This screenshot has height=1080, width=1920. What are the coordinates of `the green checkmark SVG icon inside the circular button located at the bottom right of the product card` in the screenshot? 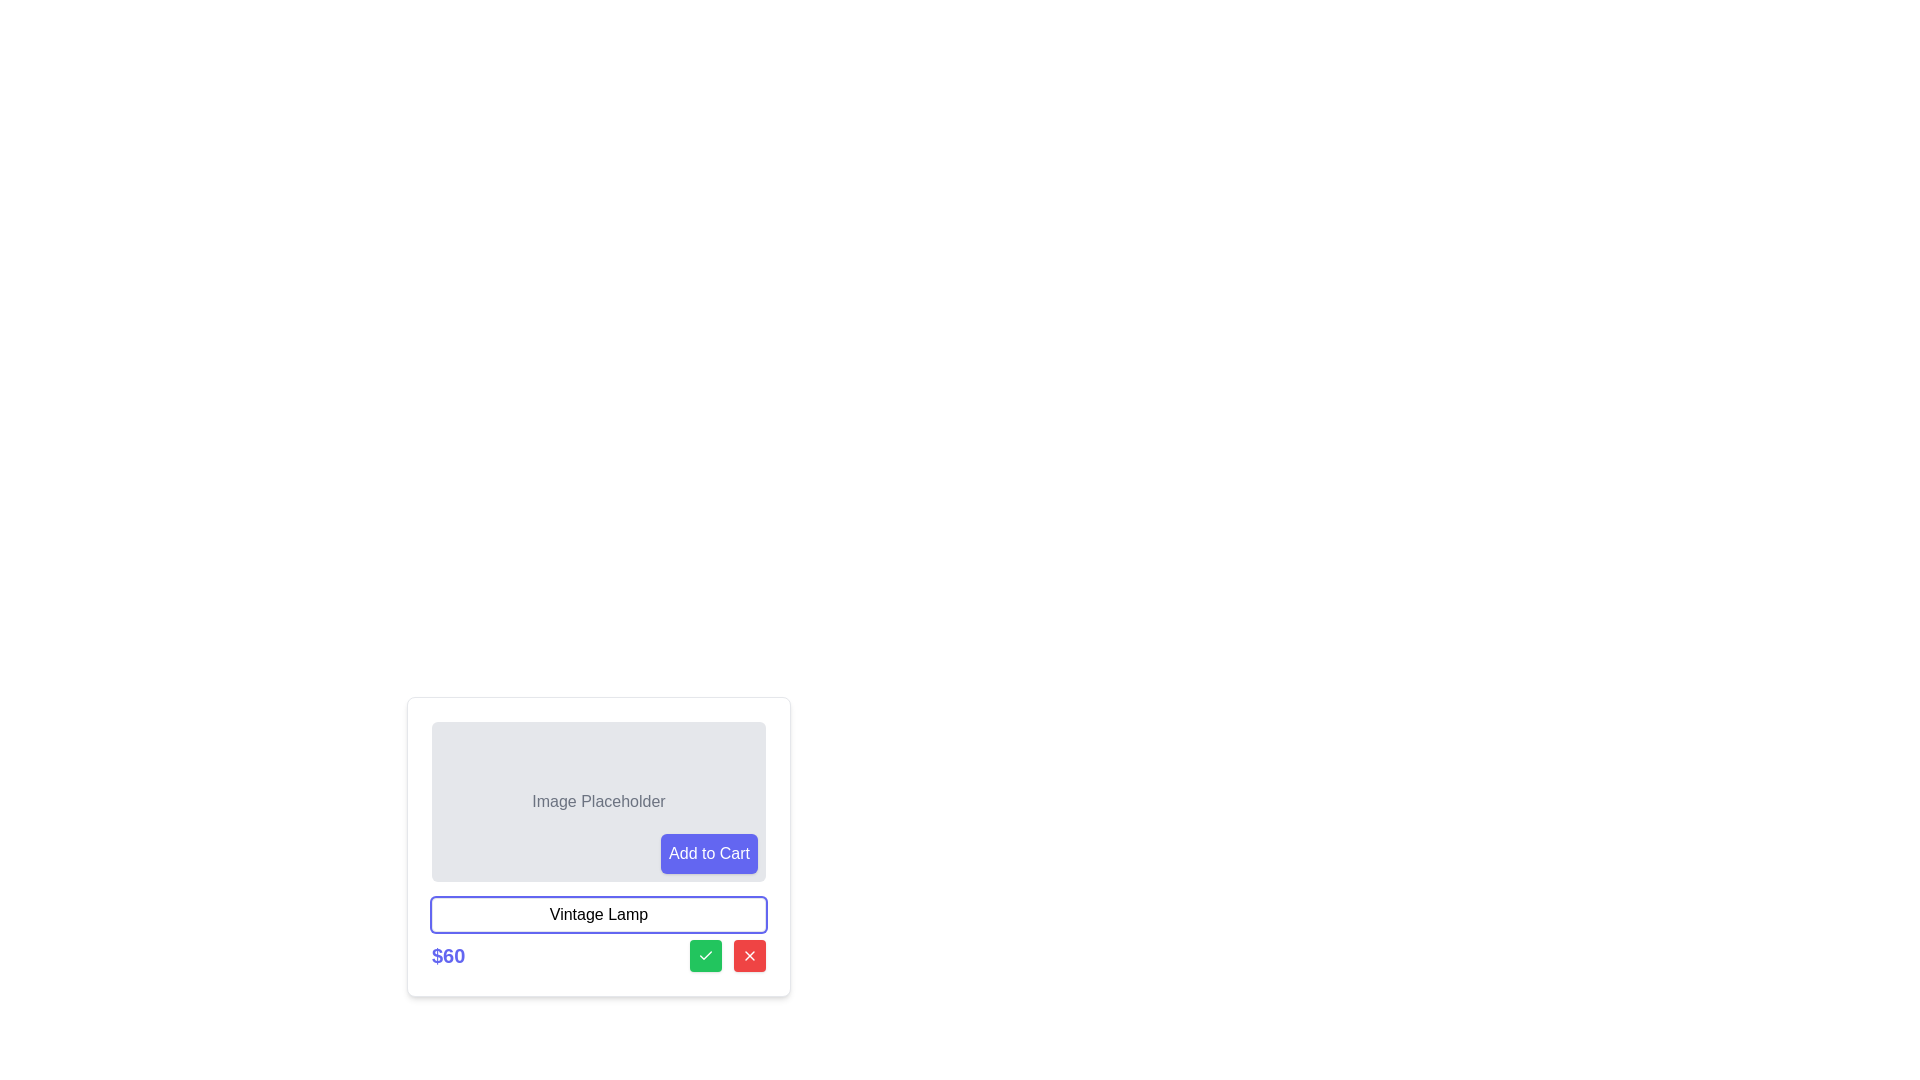 It's located at (705, 955).